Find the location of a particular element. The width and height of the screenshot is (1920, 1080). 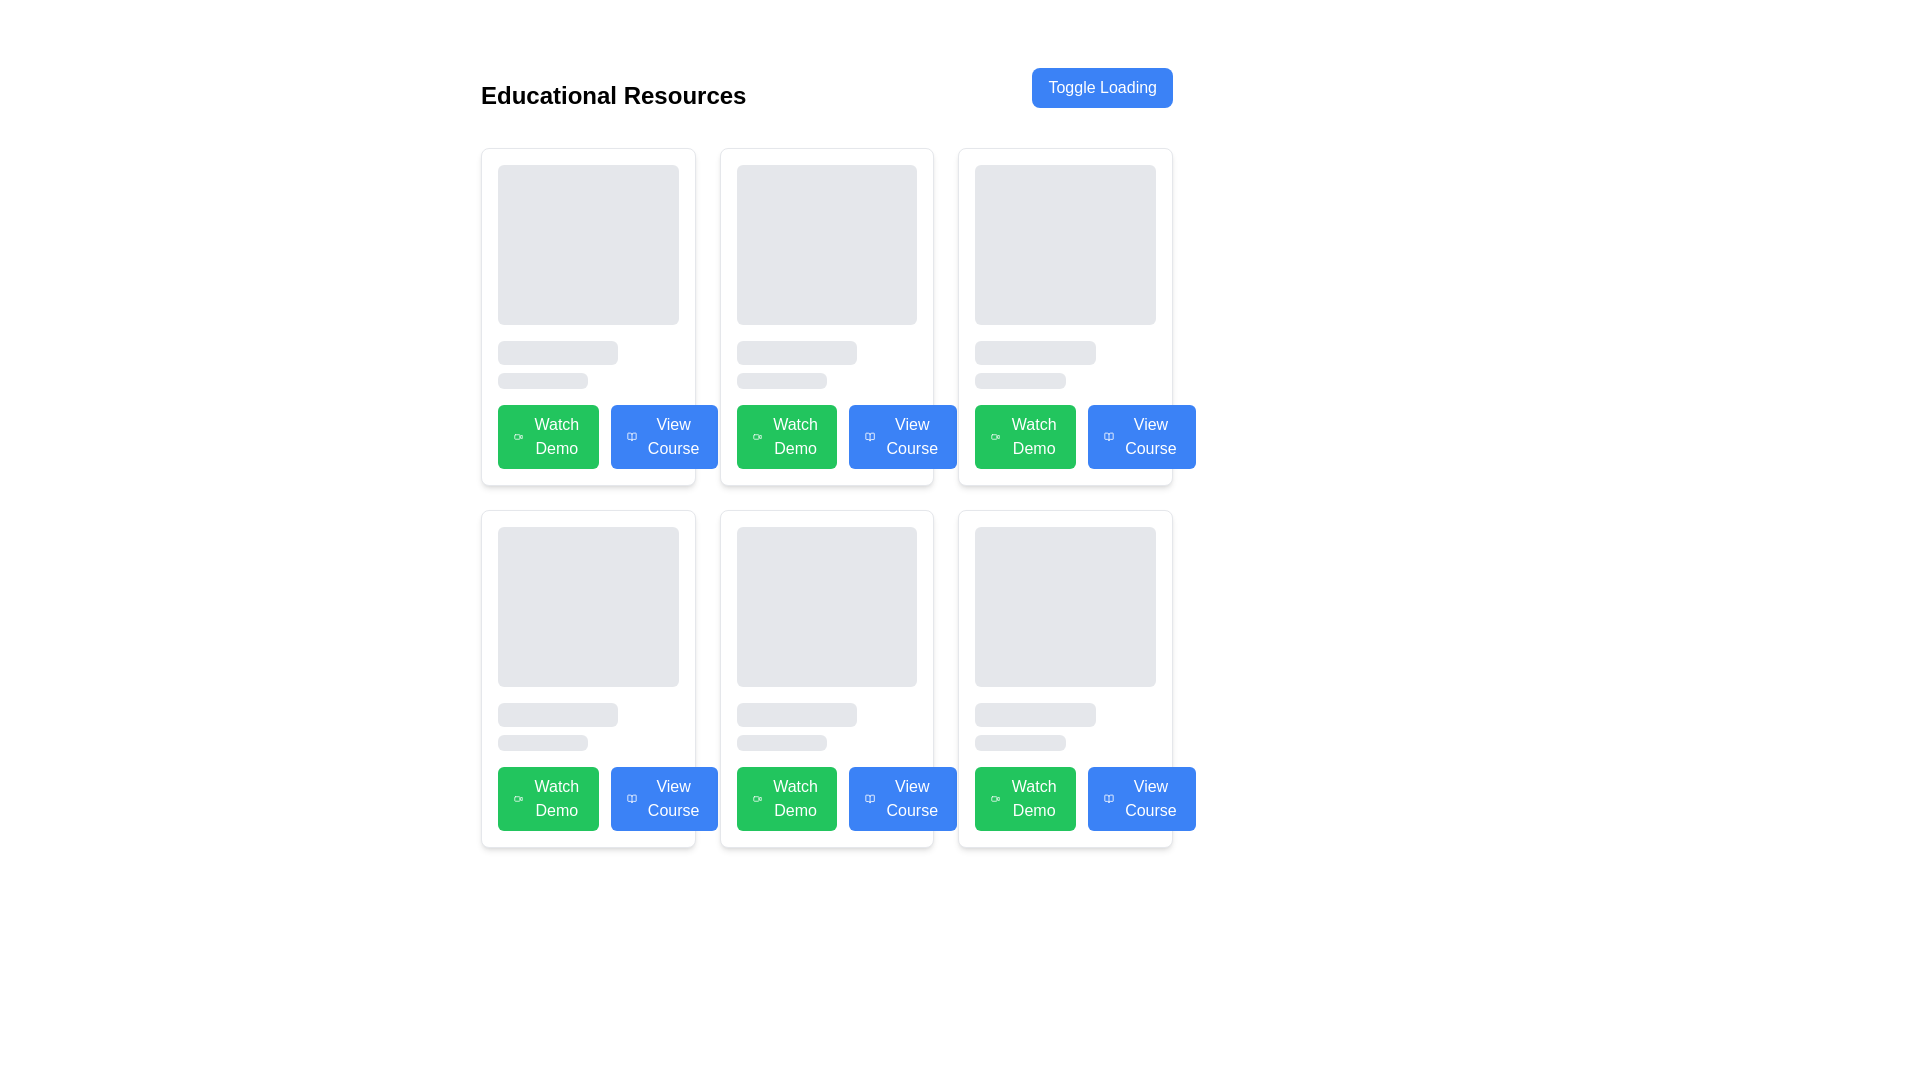

the button located to the right of the 'Educational Resources' text to observe the color change is located at coordinates (1101, 87).